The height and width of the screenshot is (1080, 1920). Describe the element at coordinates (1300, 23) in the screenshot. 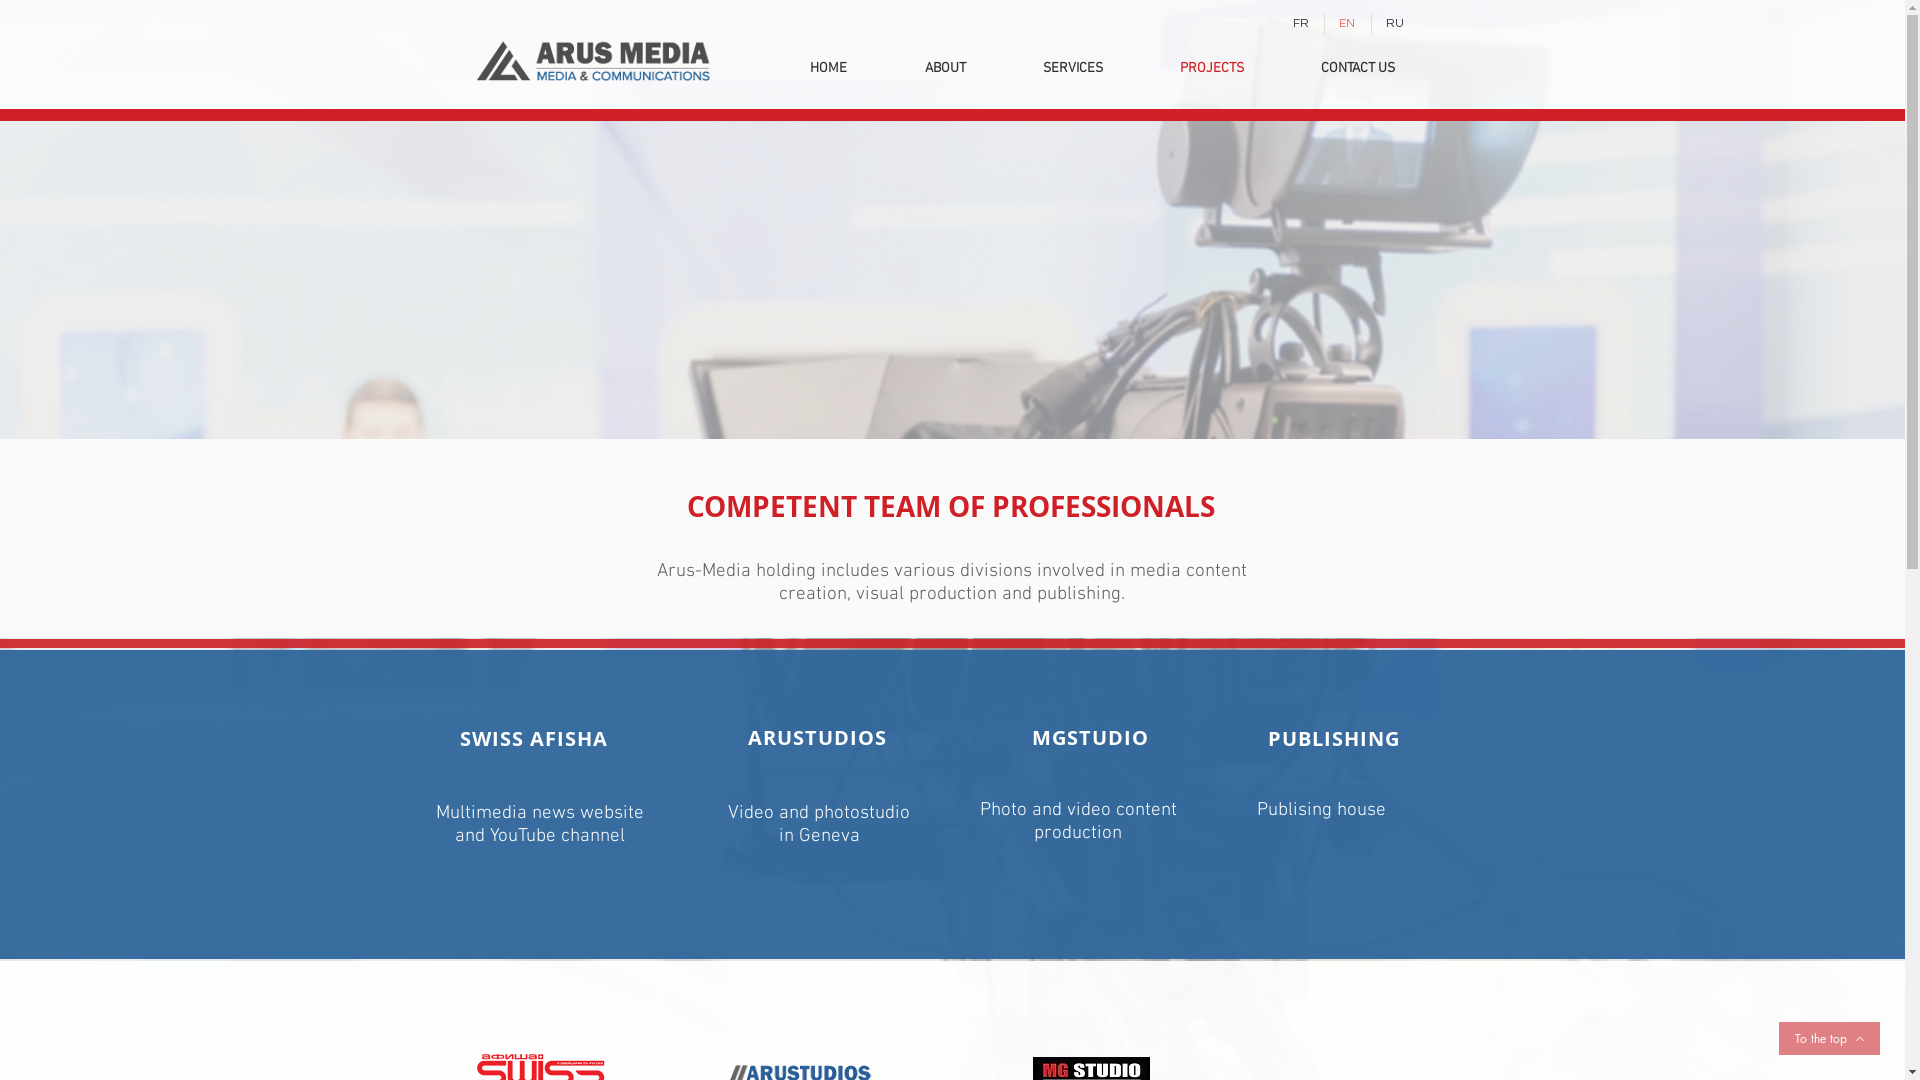

I see `'FR'` at that location.